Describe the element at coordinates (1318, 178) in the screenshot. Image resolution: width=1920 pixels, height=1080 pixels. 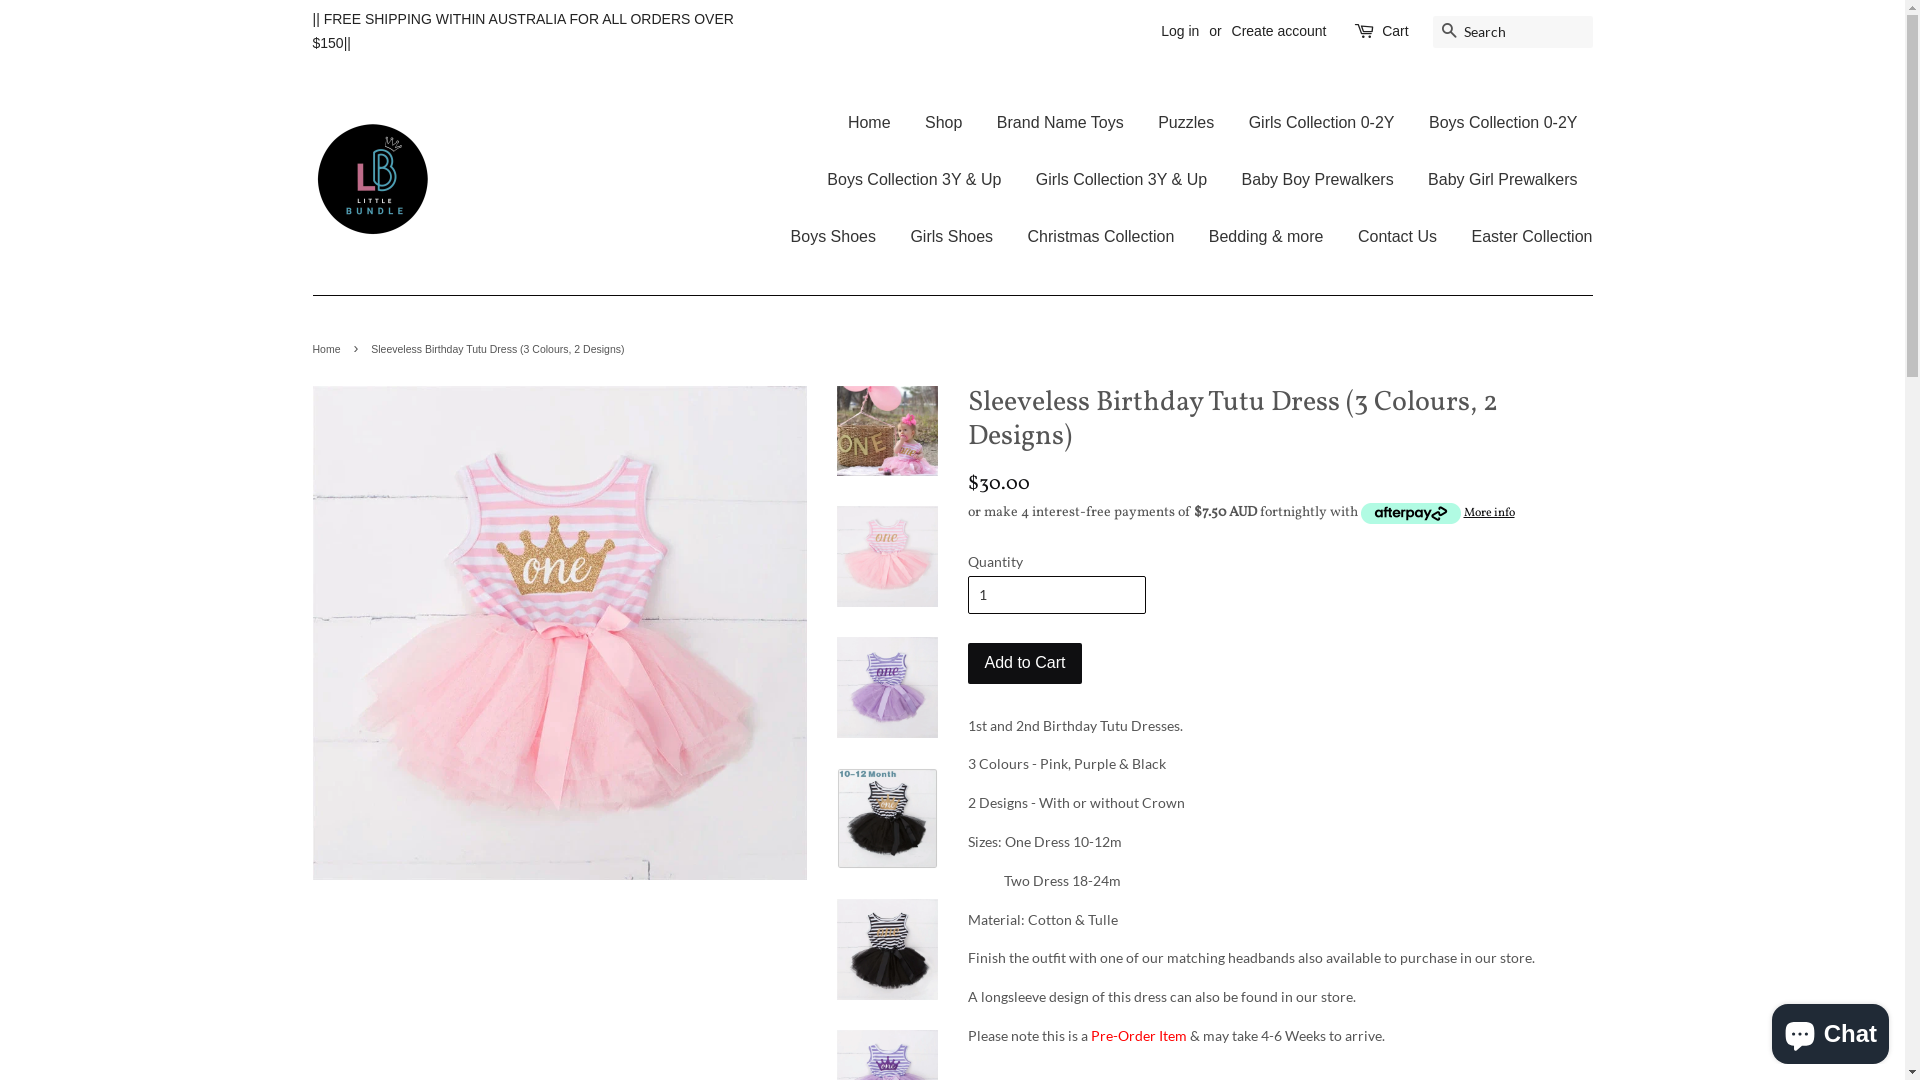
I see `'Baby Boy Prewalkers'` at that location.